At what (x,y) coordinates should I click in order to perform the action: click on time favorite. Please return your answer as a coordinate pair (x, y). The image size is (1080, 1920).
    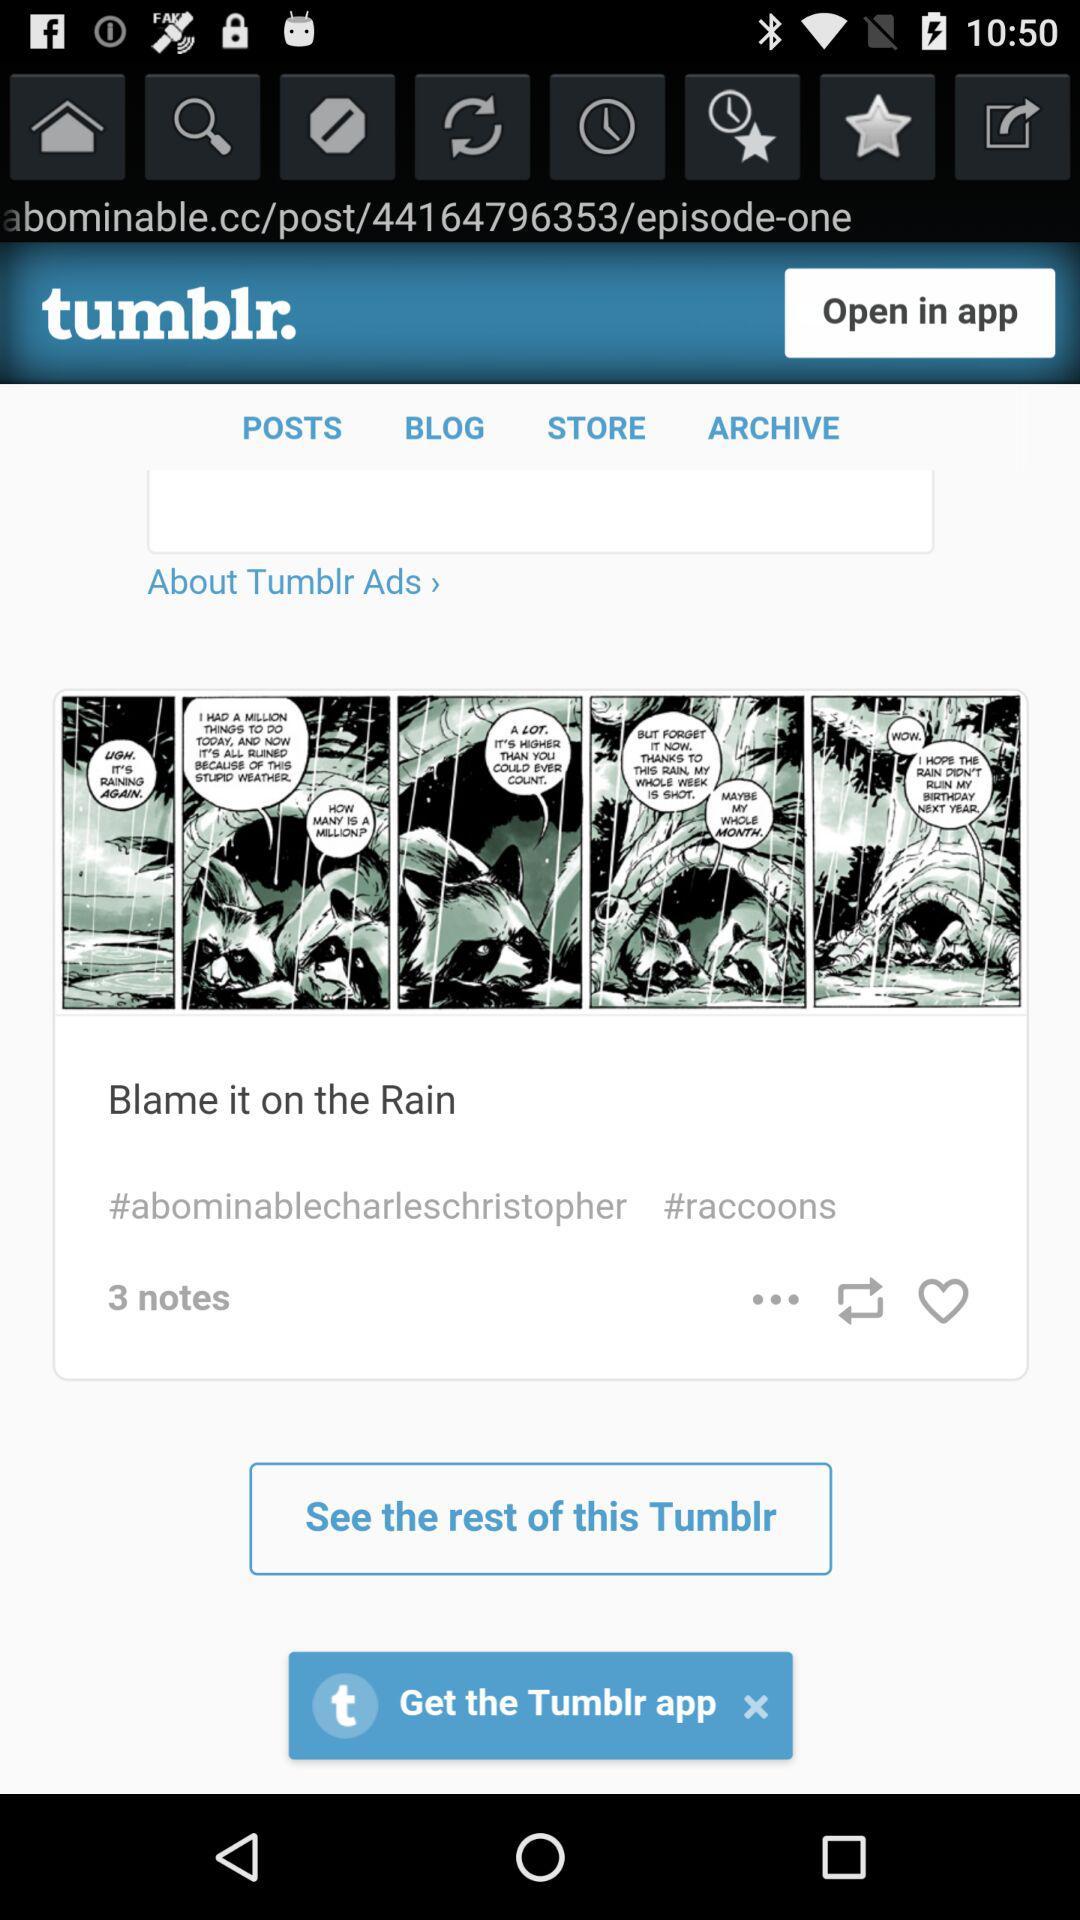
    Looking at the image, I should click on (742, 124).